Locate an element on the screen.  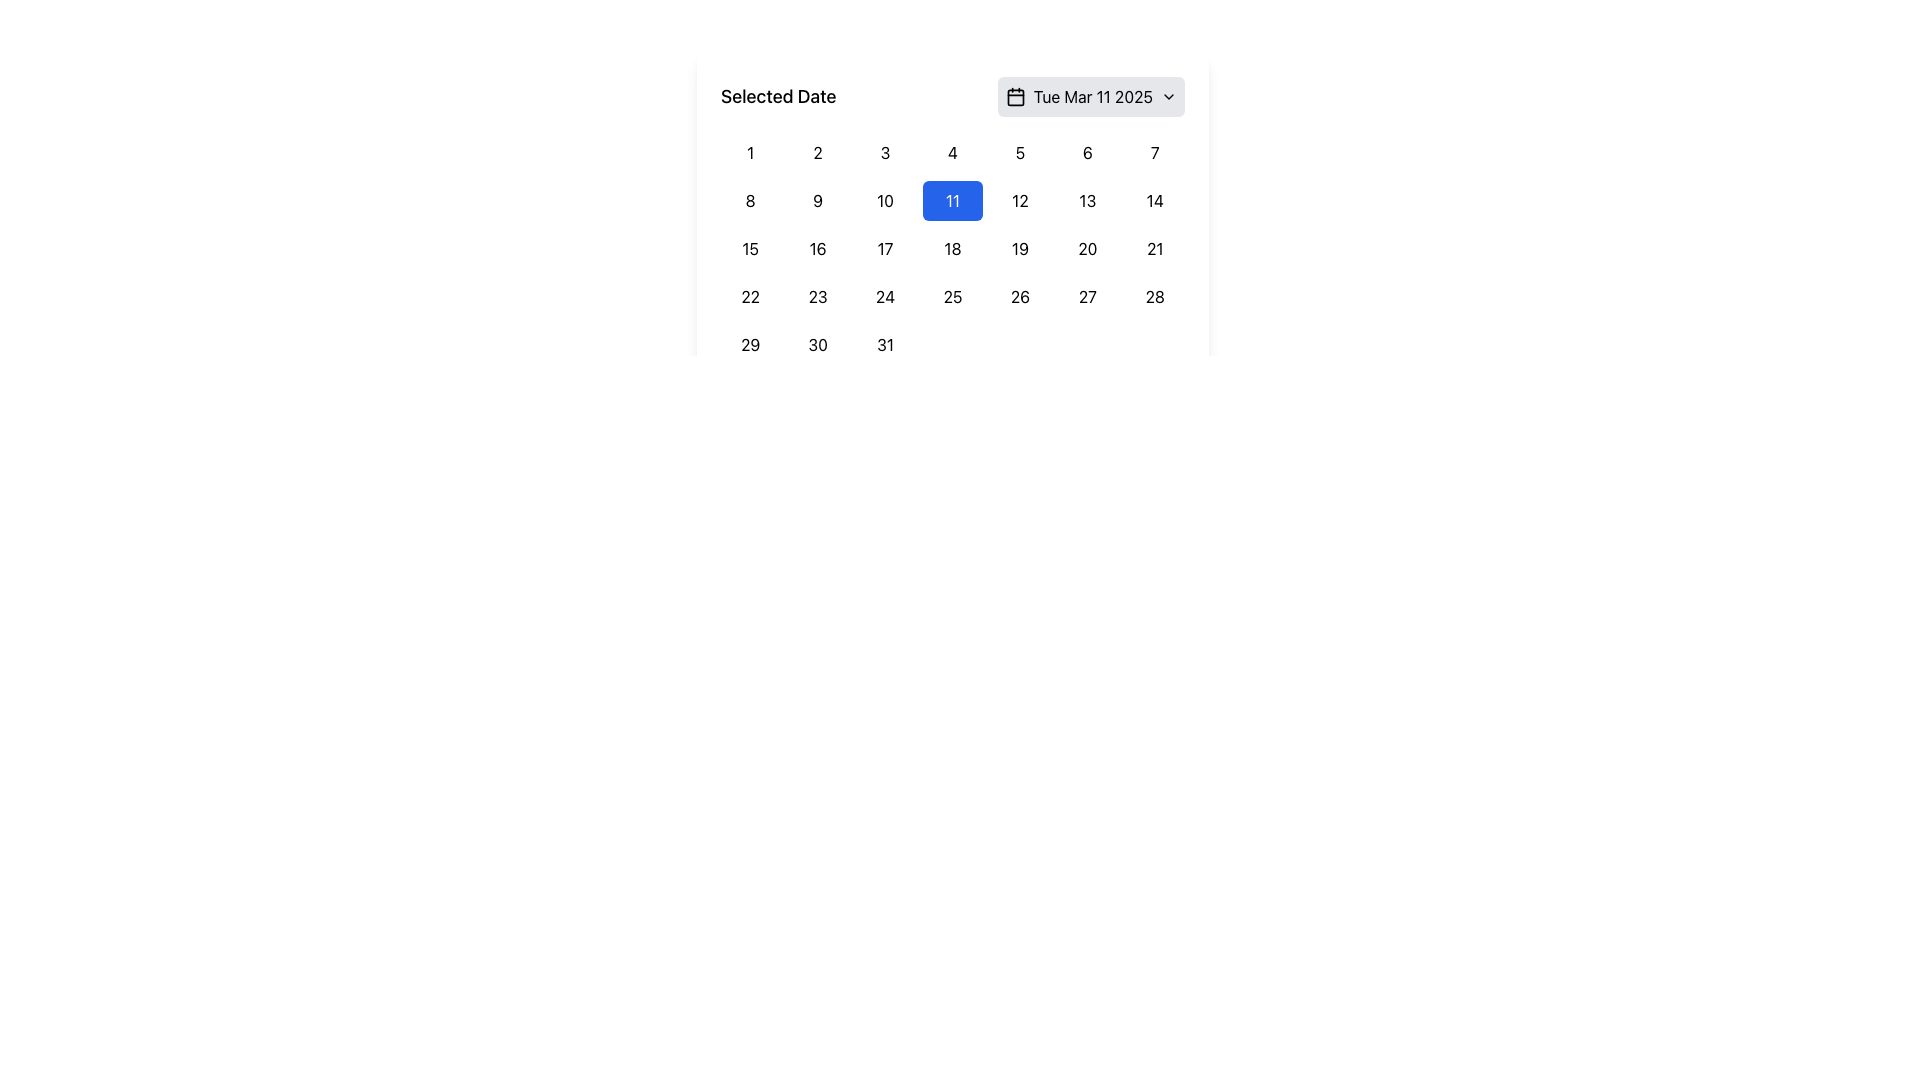
the calendar day button labeled '17' located in the middle row and third column of the grid layout is located at coordinates (884, 248).